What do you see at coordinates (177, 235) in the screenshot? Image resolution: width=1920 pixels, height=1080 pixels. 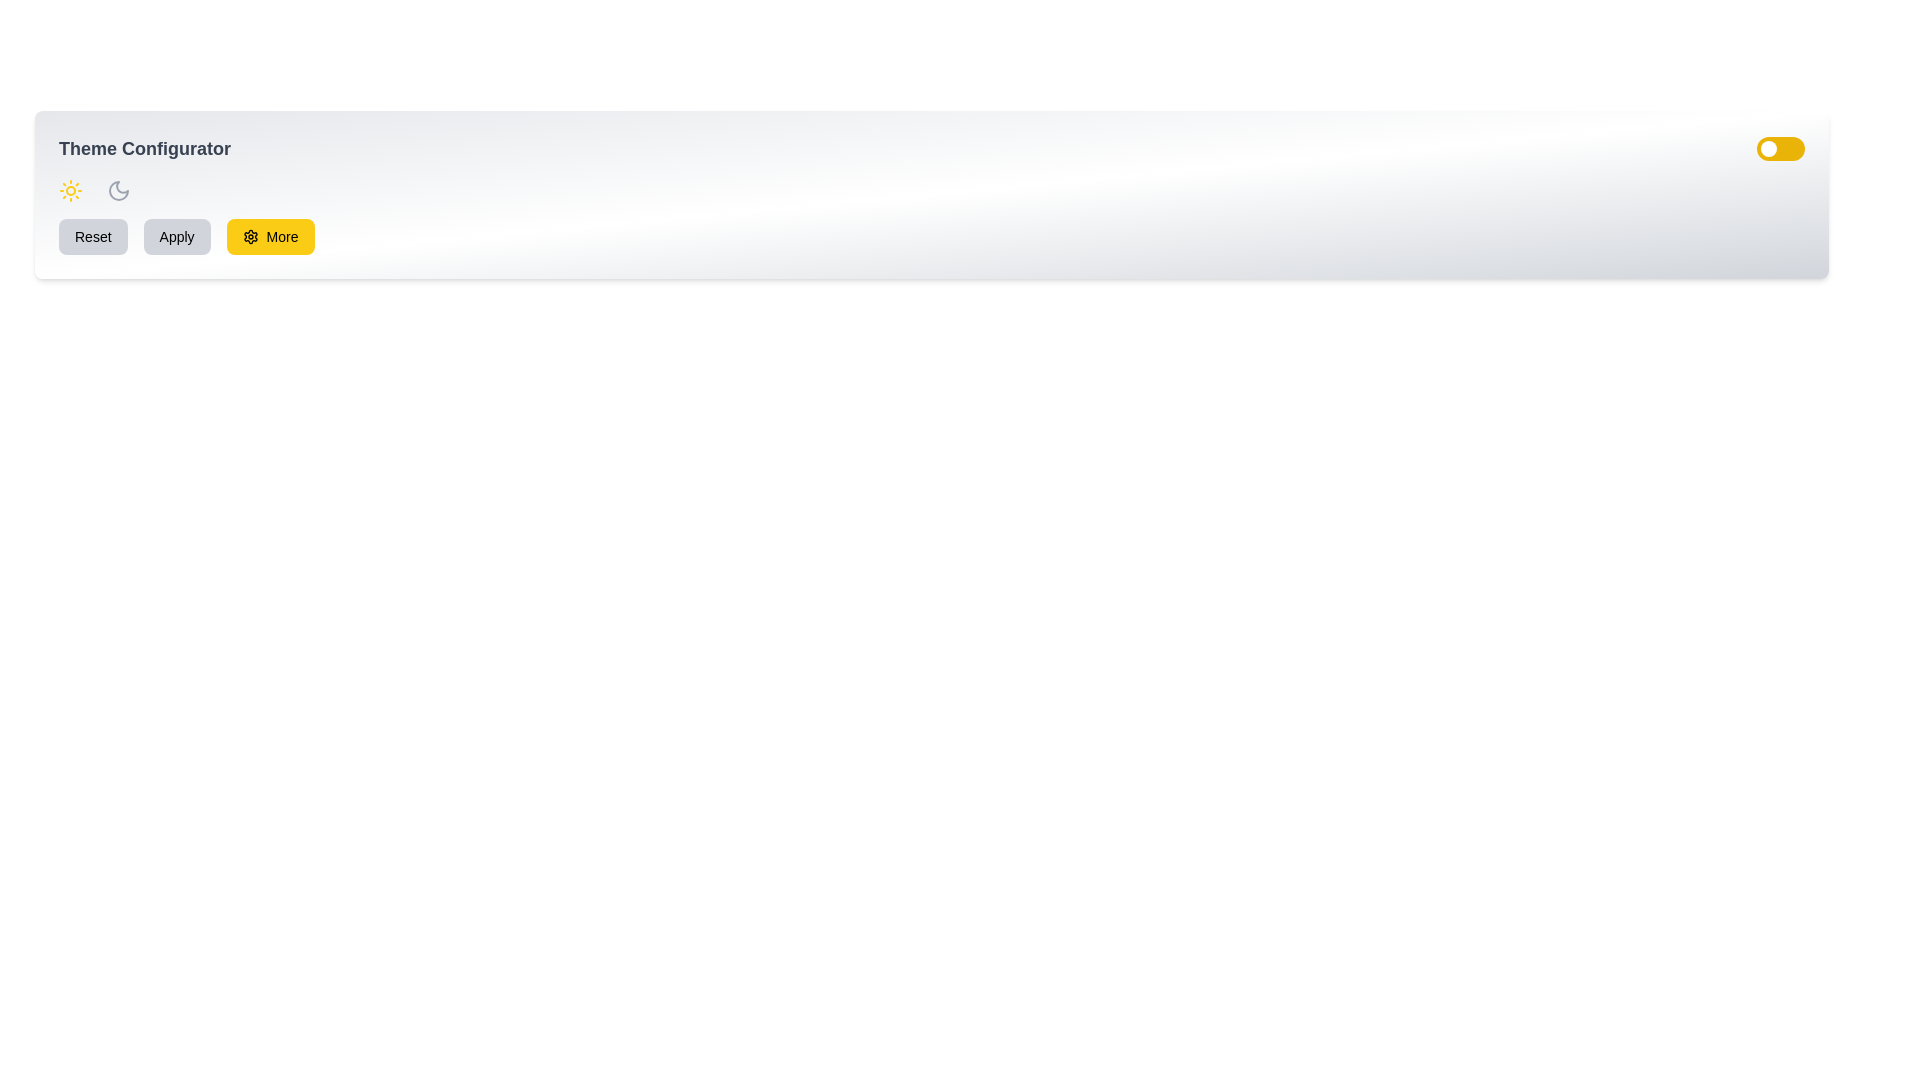 I see `the button located under the 'Theme Configurator' section, which is the second button in a horizontal group of three, to apply the configuration changes` at bounding box center [177, 235].